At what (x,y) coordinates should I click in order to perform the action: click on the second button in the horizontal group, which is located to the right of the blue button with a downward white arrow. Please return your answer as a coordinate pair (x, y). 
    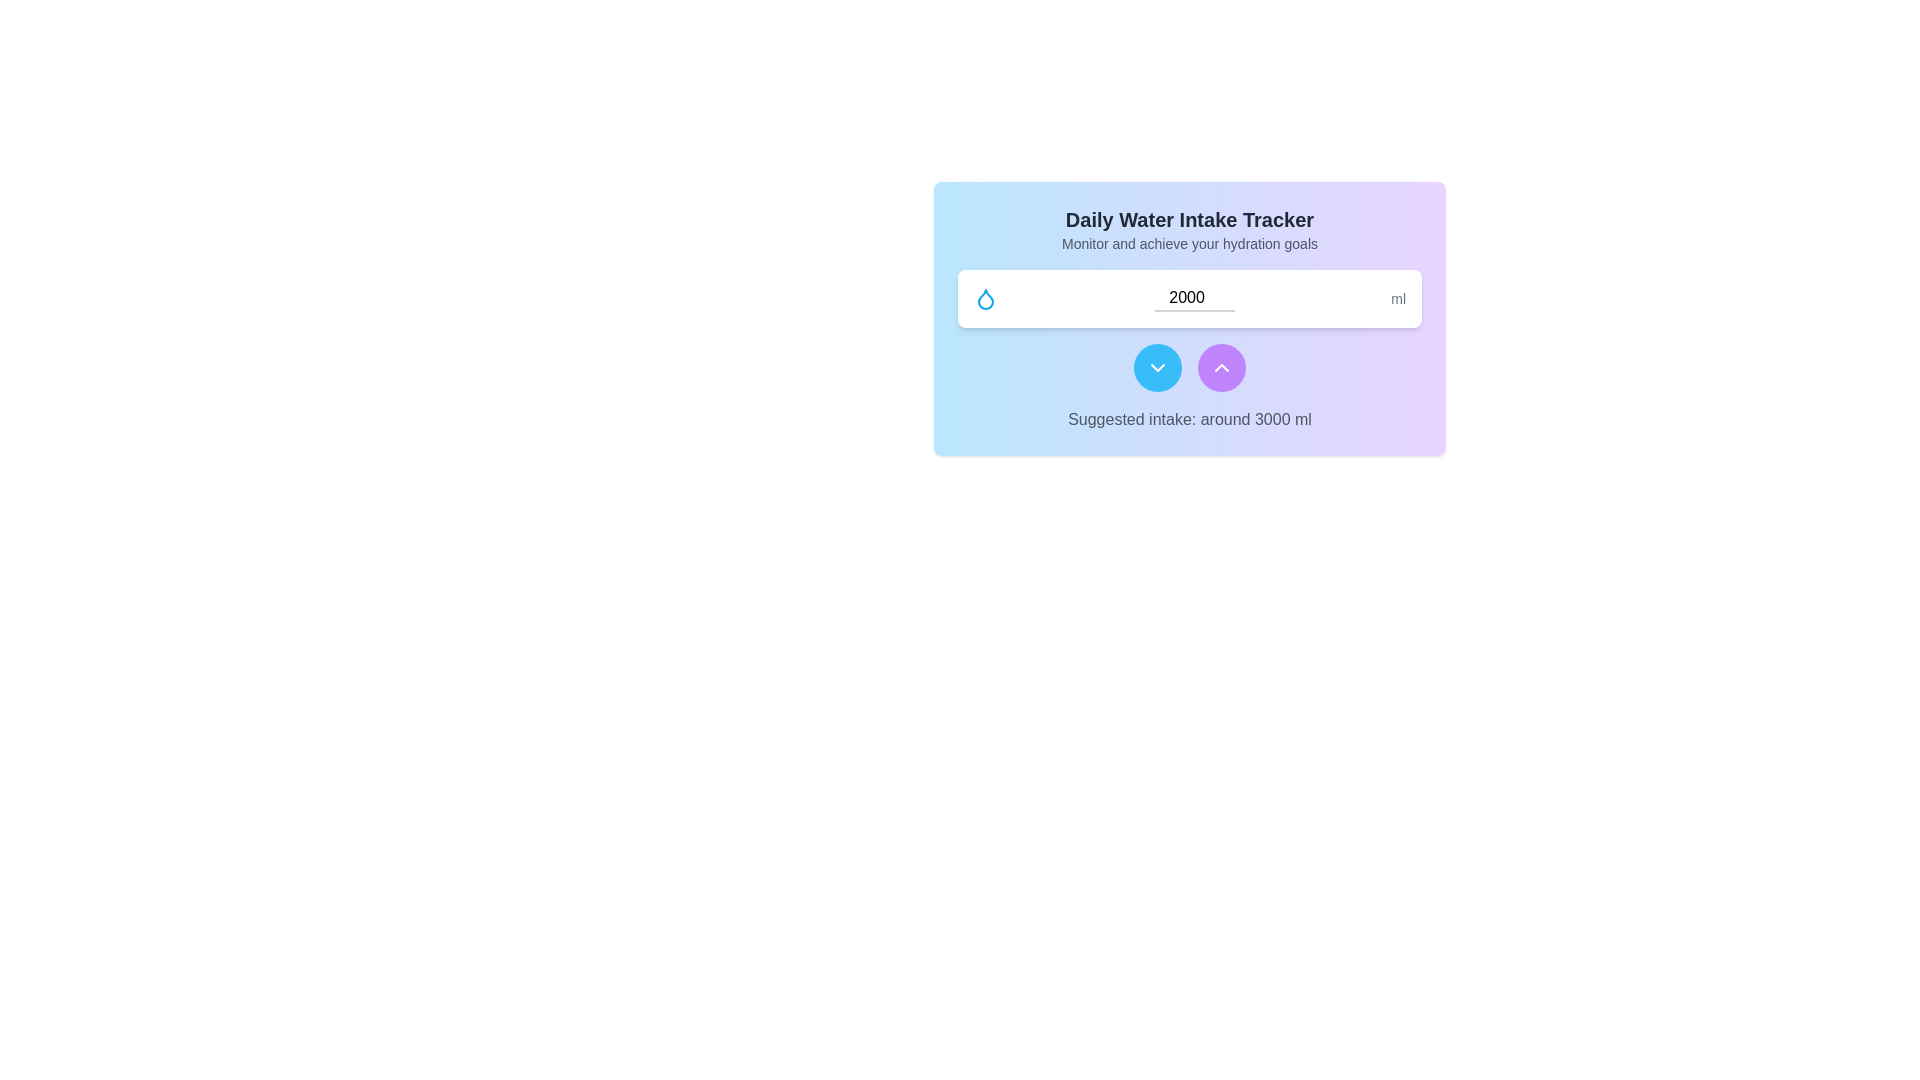
    Looking at the image, I should click on (1221, 367).